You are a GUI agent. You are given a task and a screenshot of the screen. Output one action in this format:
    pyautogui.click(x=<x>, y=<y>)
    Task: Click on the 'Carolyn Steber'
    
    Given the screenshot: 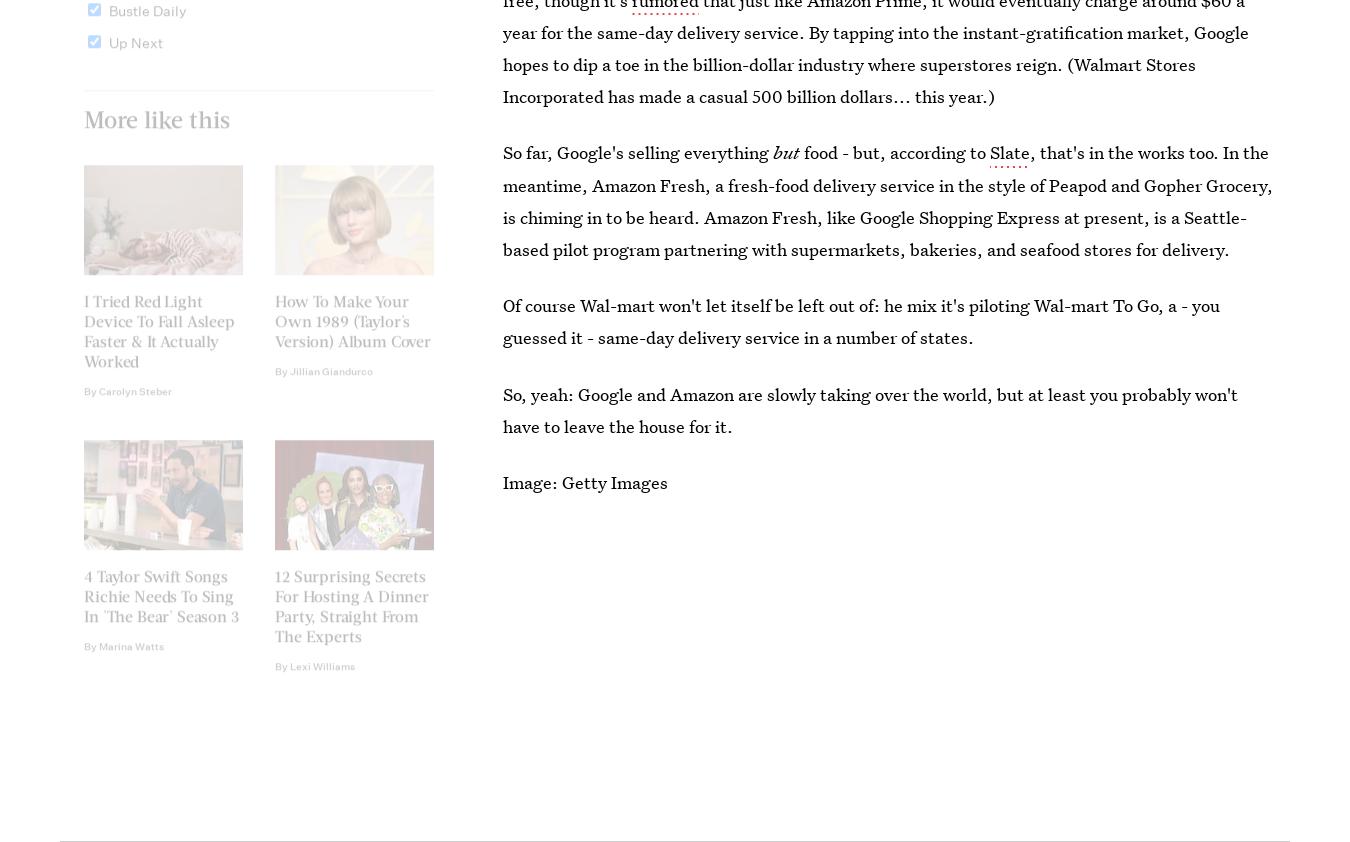 What is the action you would take?
    pyautogui.click(x=135, y=405)
    